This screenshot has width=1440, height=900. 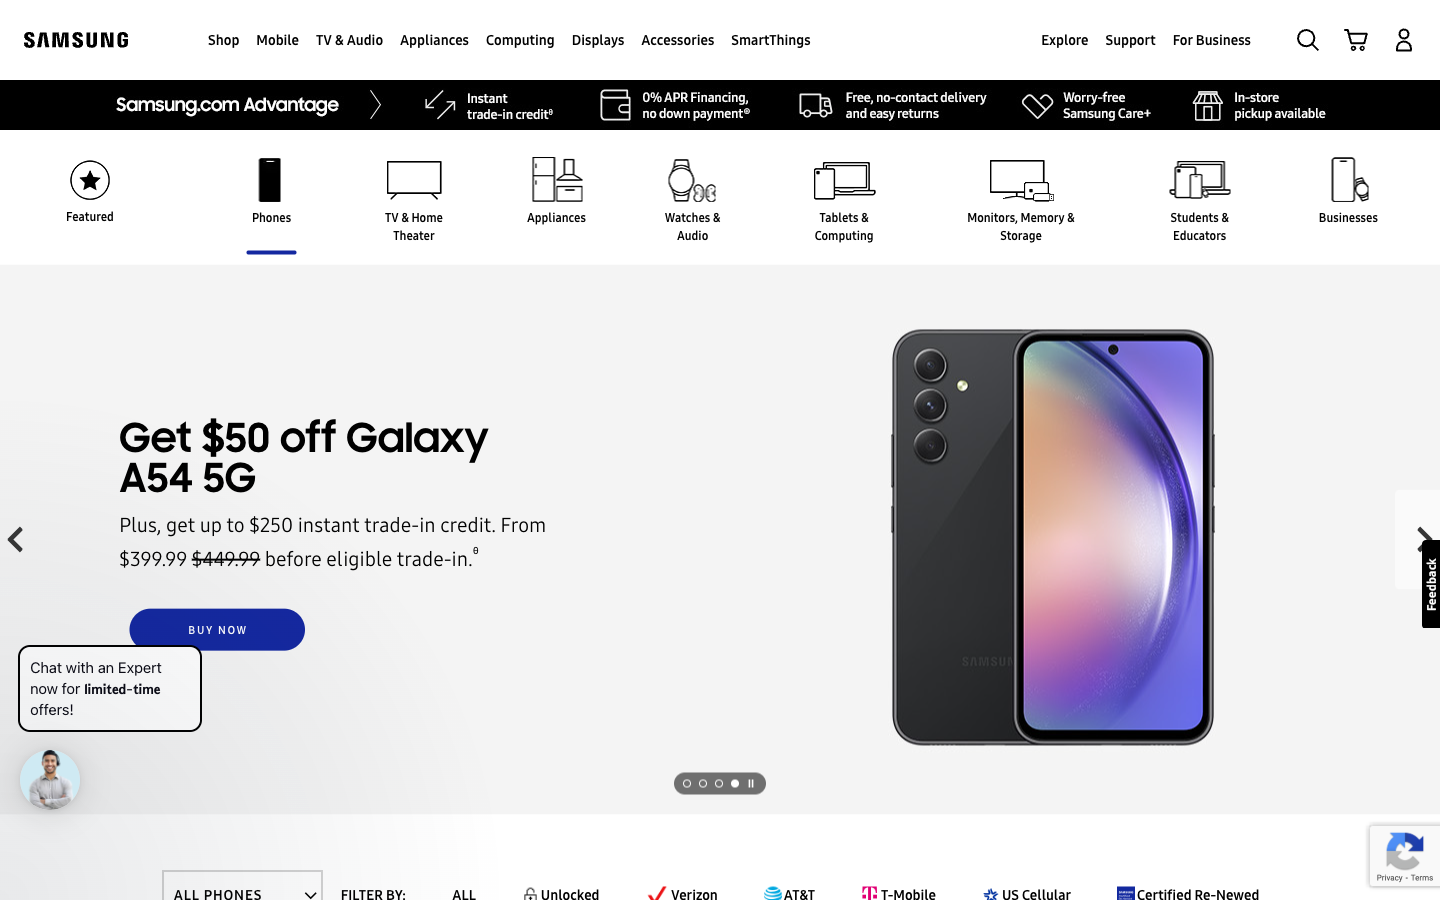 I want to click on the purchase page for the Galaxy A54 5G, so click(x=217, y=630).